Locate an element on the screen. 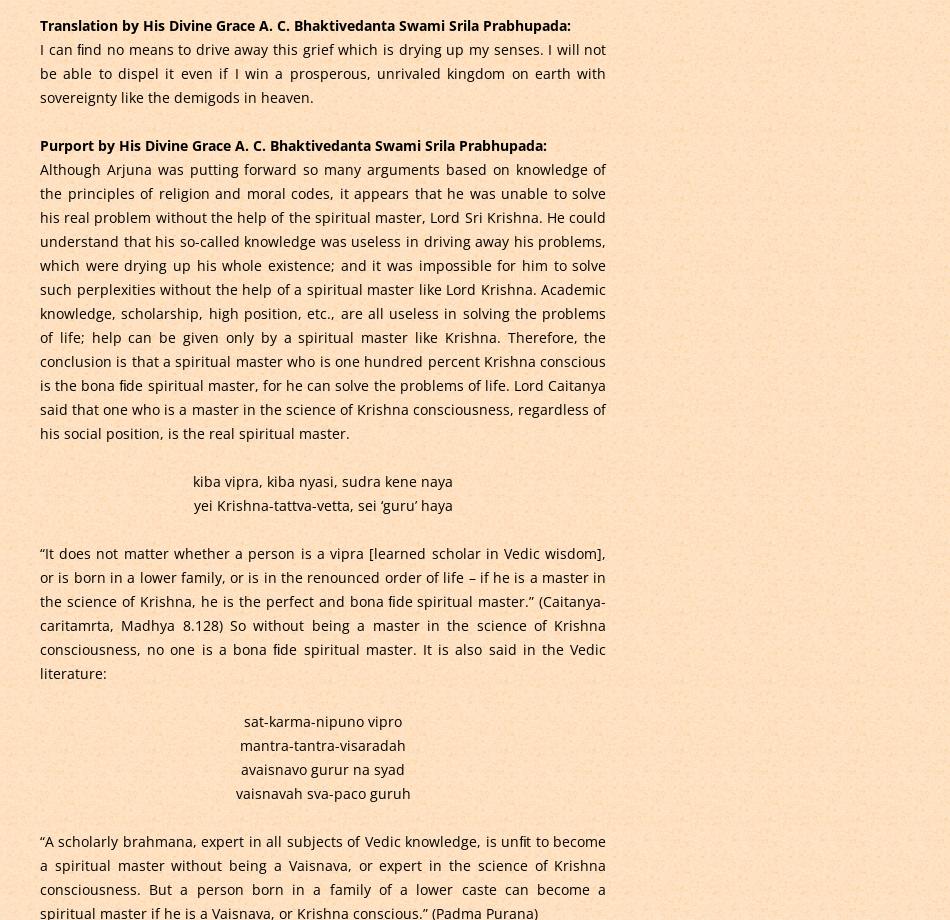 Image resolution: width=950 pixels, height=920 pixels. 'avaisnavo gurur na syad' is located at coordinates (322, 768).